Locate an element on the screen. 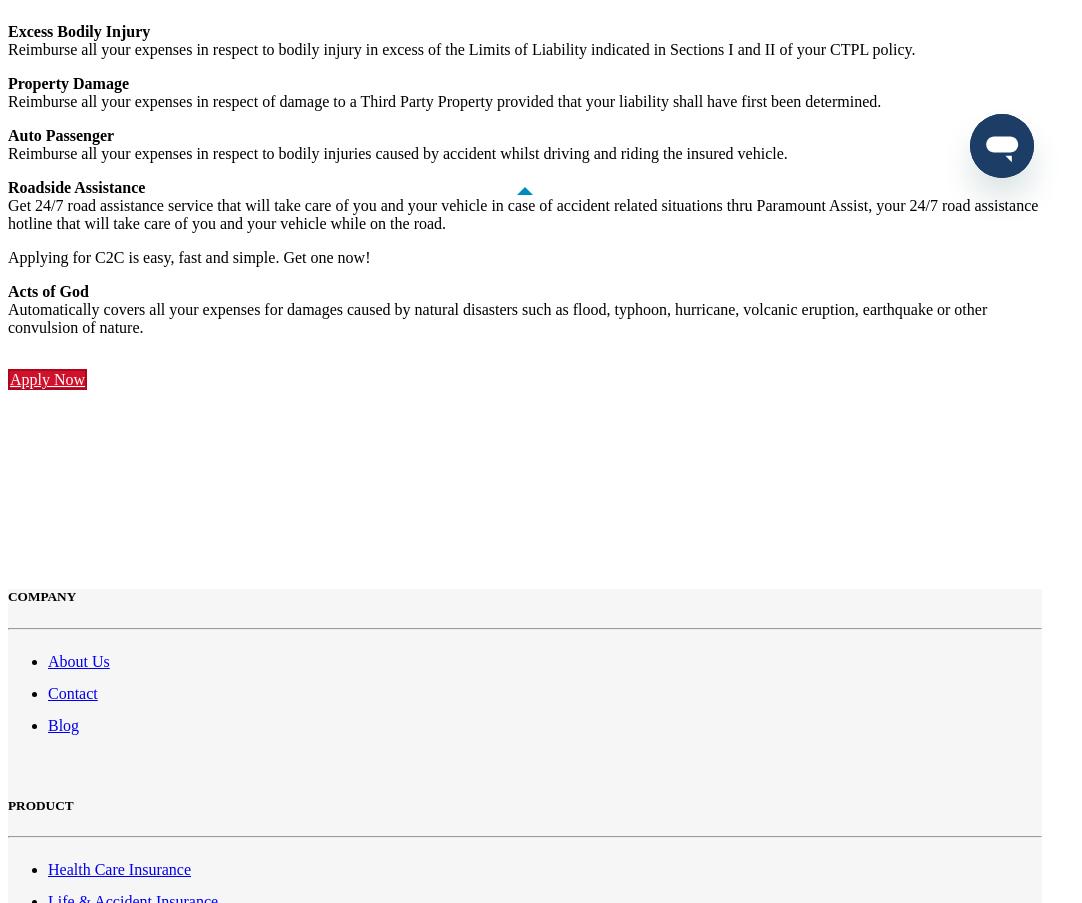 The width and height of the screenshot is (1082, 903). 'Apply Now' is located at coordinates (47, 379).